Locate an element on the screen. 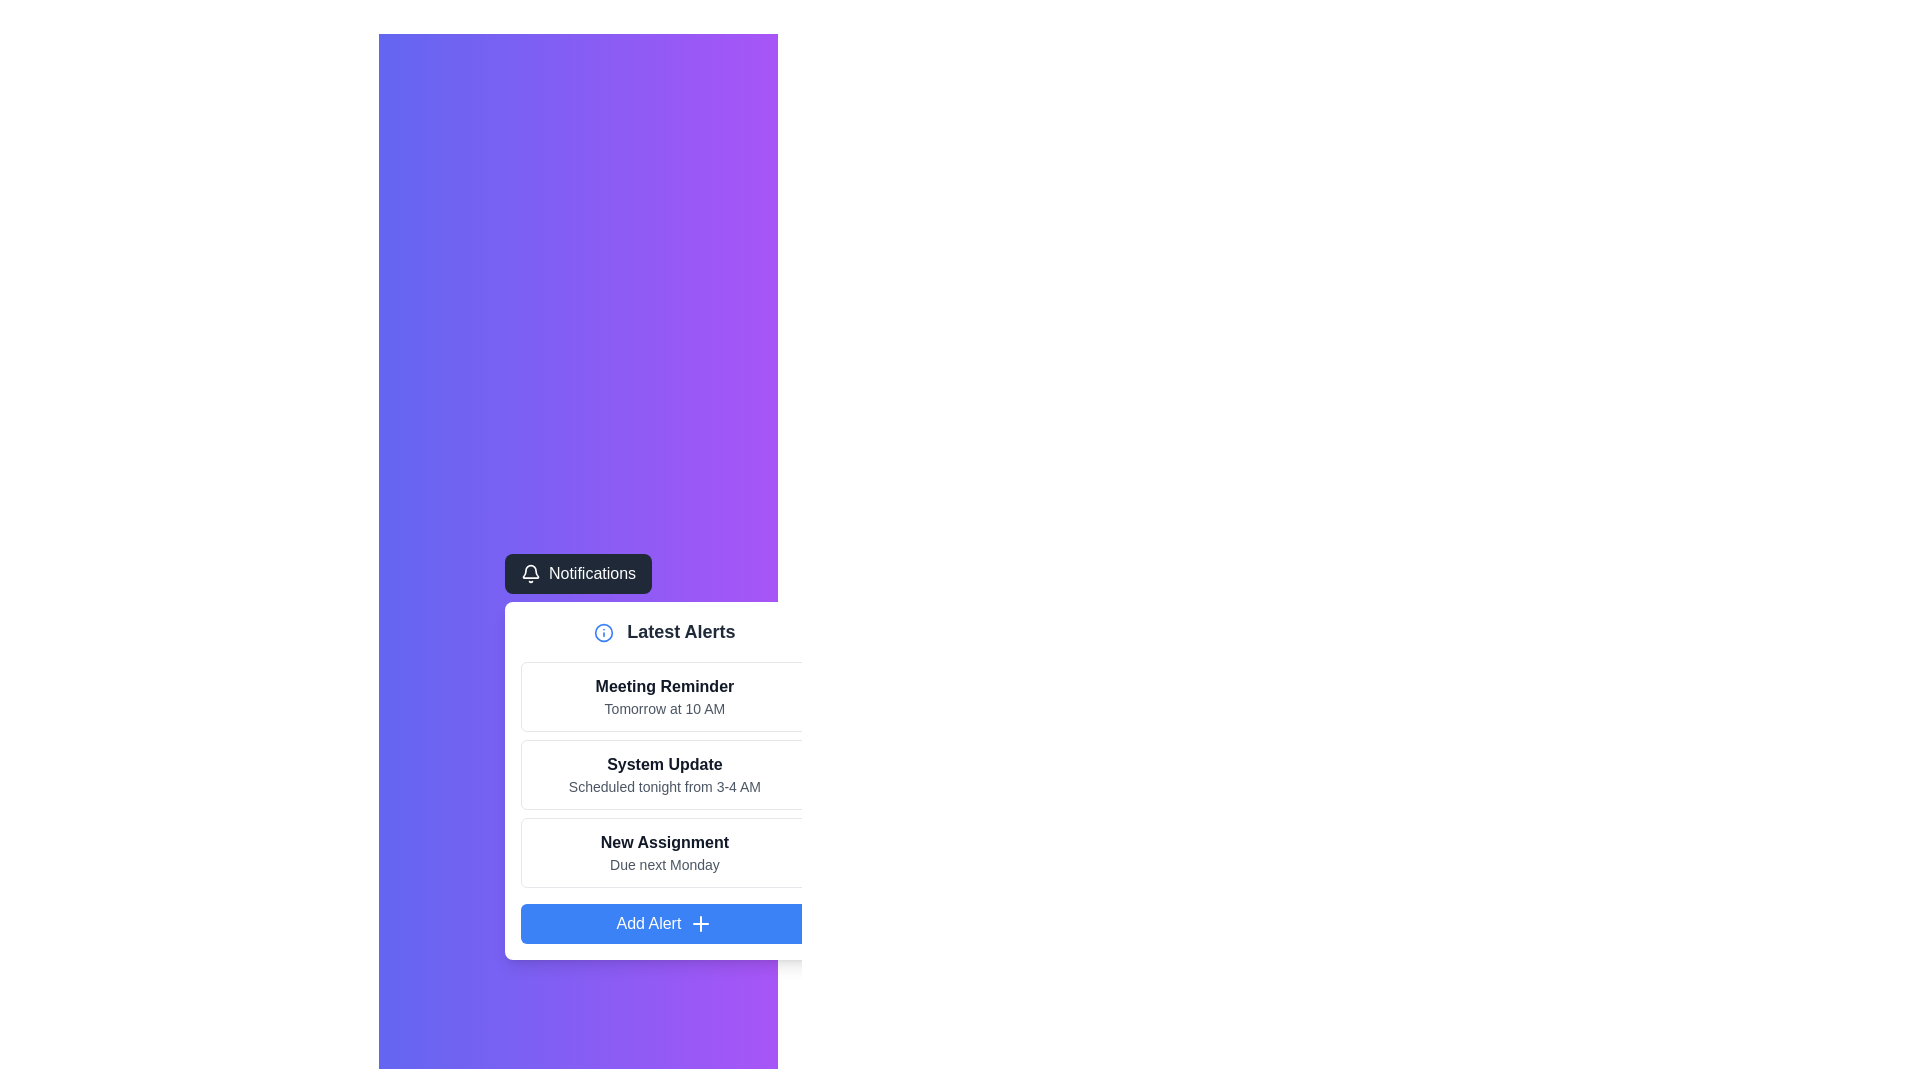 This screenshot has width=1920, height=1080. the Text label that provides the scheduled time of a meeting or event, located below the 'Meeting Reminder' title in the notification card is located at coordinates (664, 708).